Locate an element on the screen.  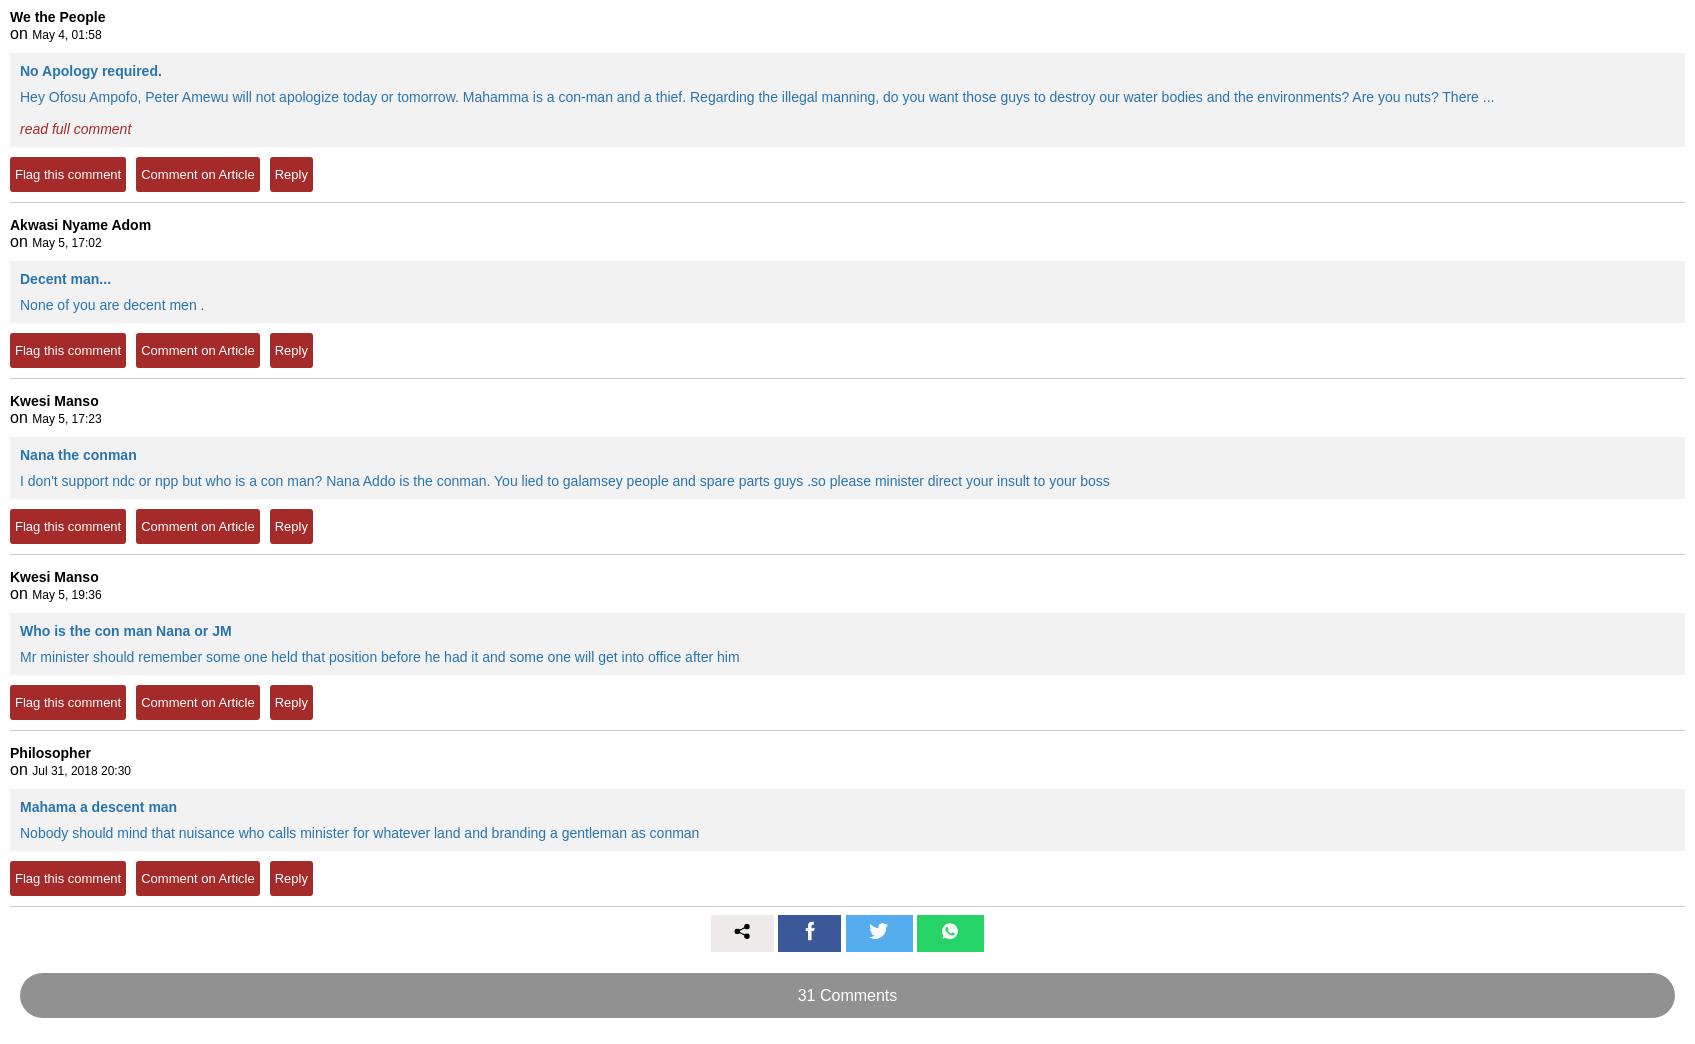
'May  4, 01:58' is located at coordinates (65, 33).